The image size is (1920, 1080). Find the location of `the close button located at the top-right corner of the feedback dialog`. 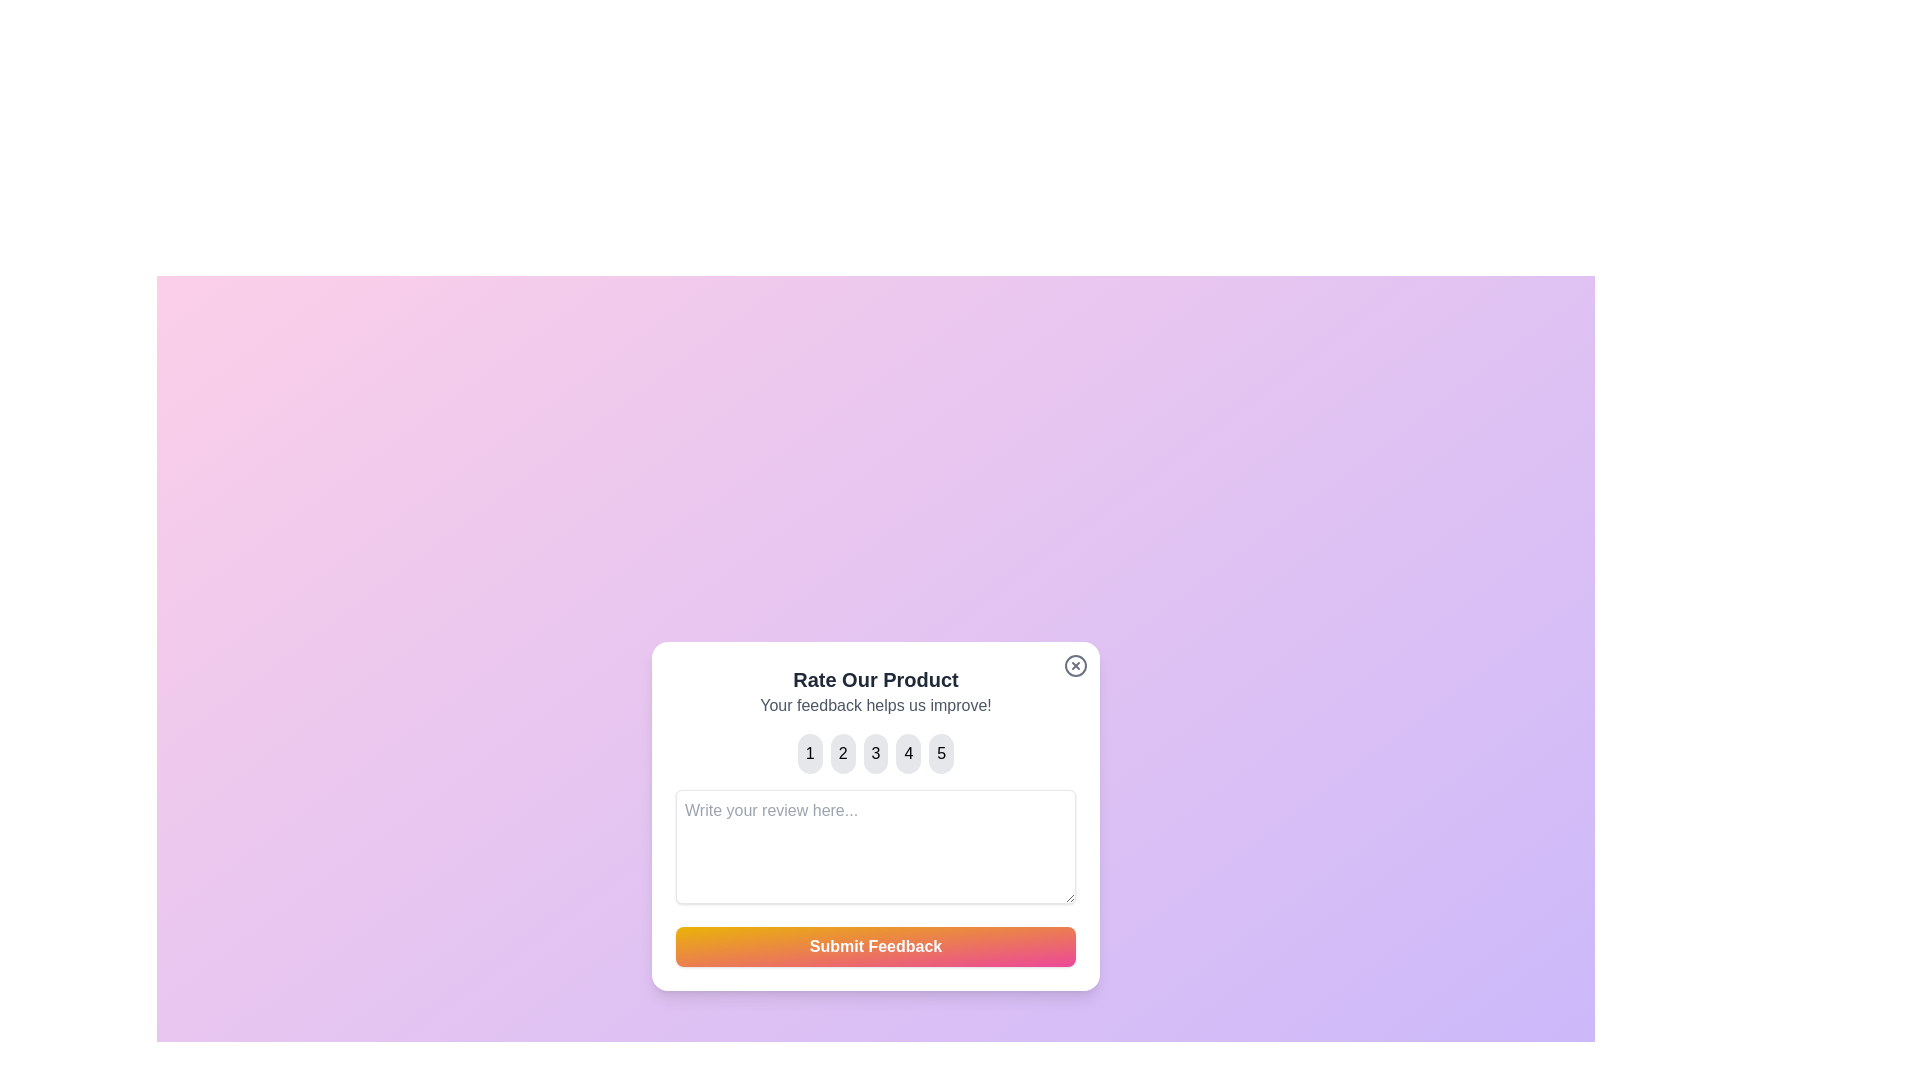

the close button located at the top-right corner of the feedback dialog is located at coordinates (1074, 665).